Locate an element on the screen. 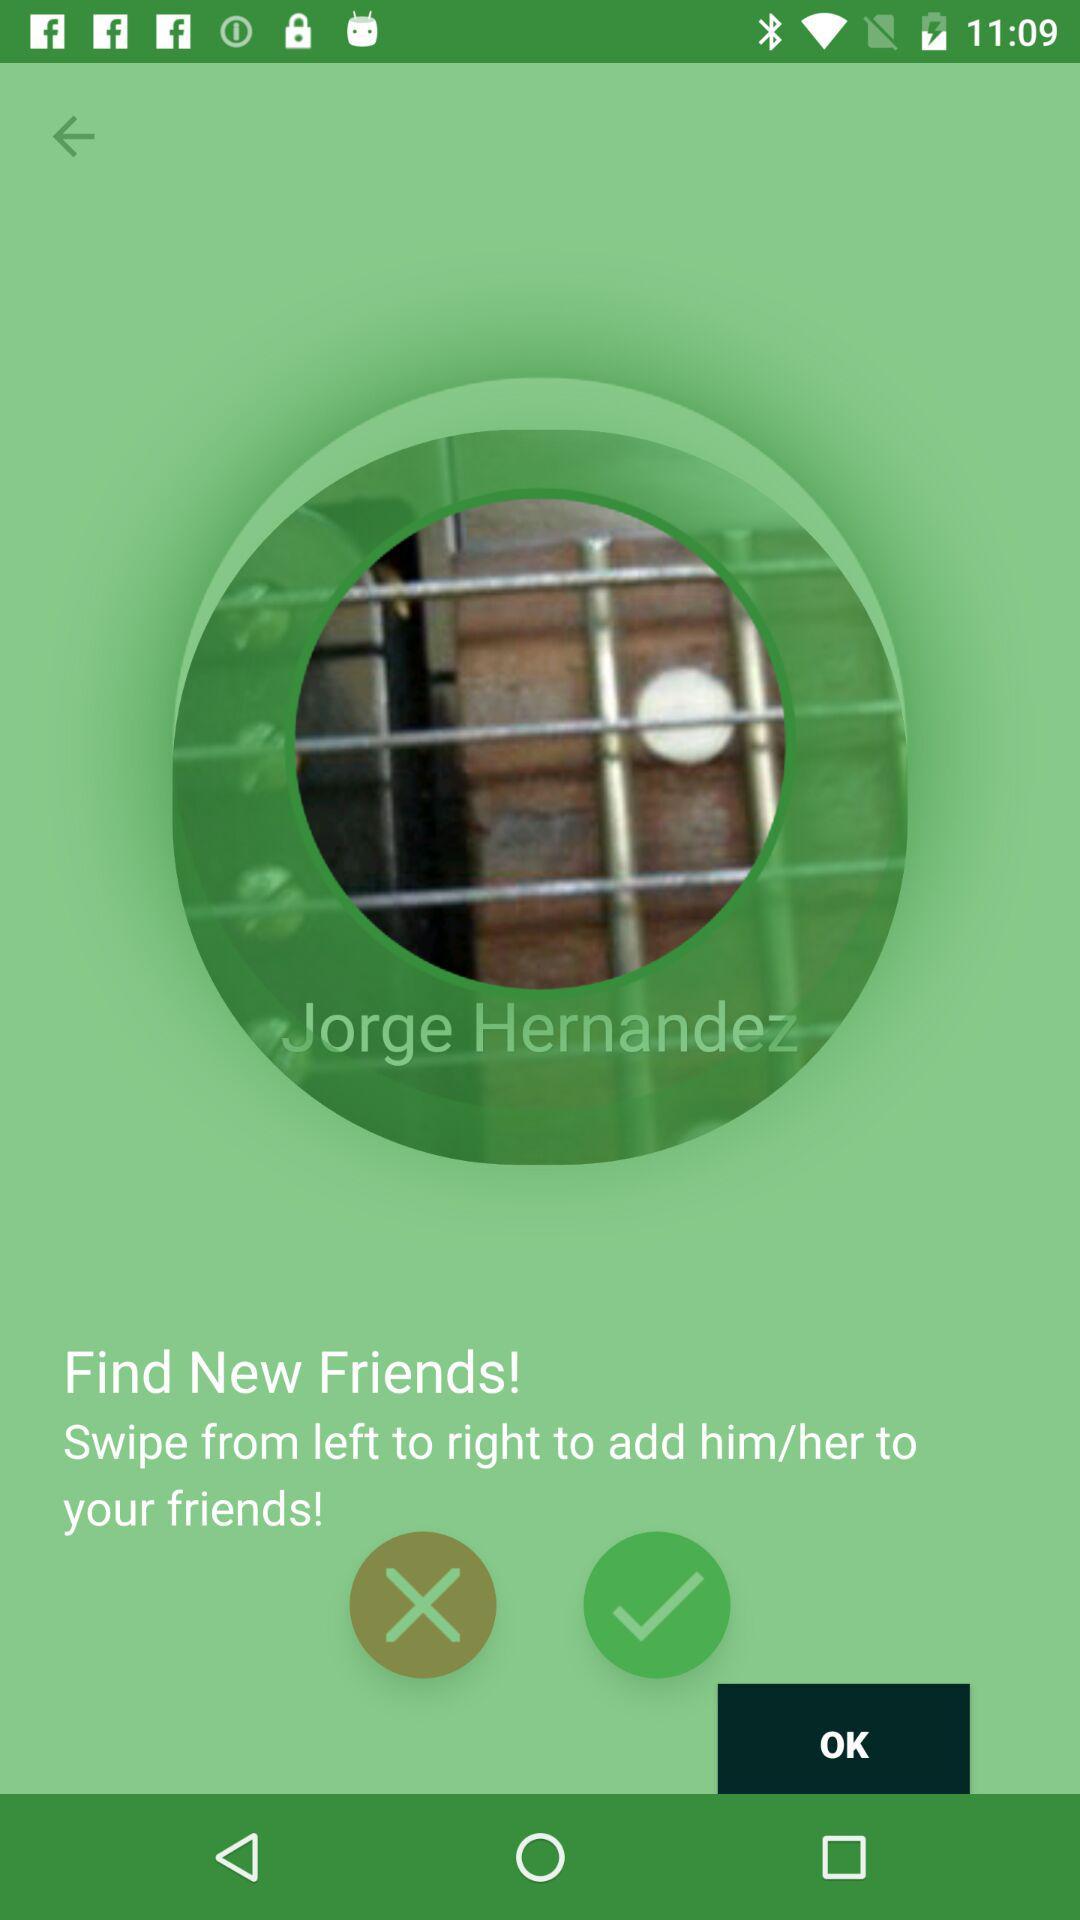 This screenshot has width=1080, height=1920. go back is located at coordinates (72, 135).